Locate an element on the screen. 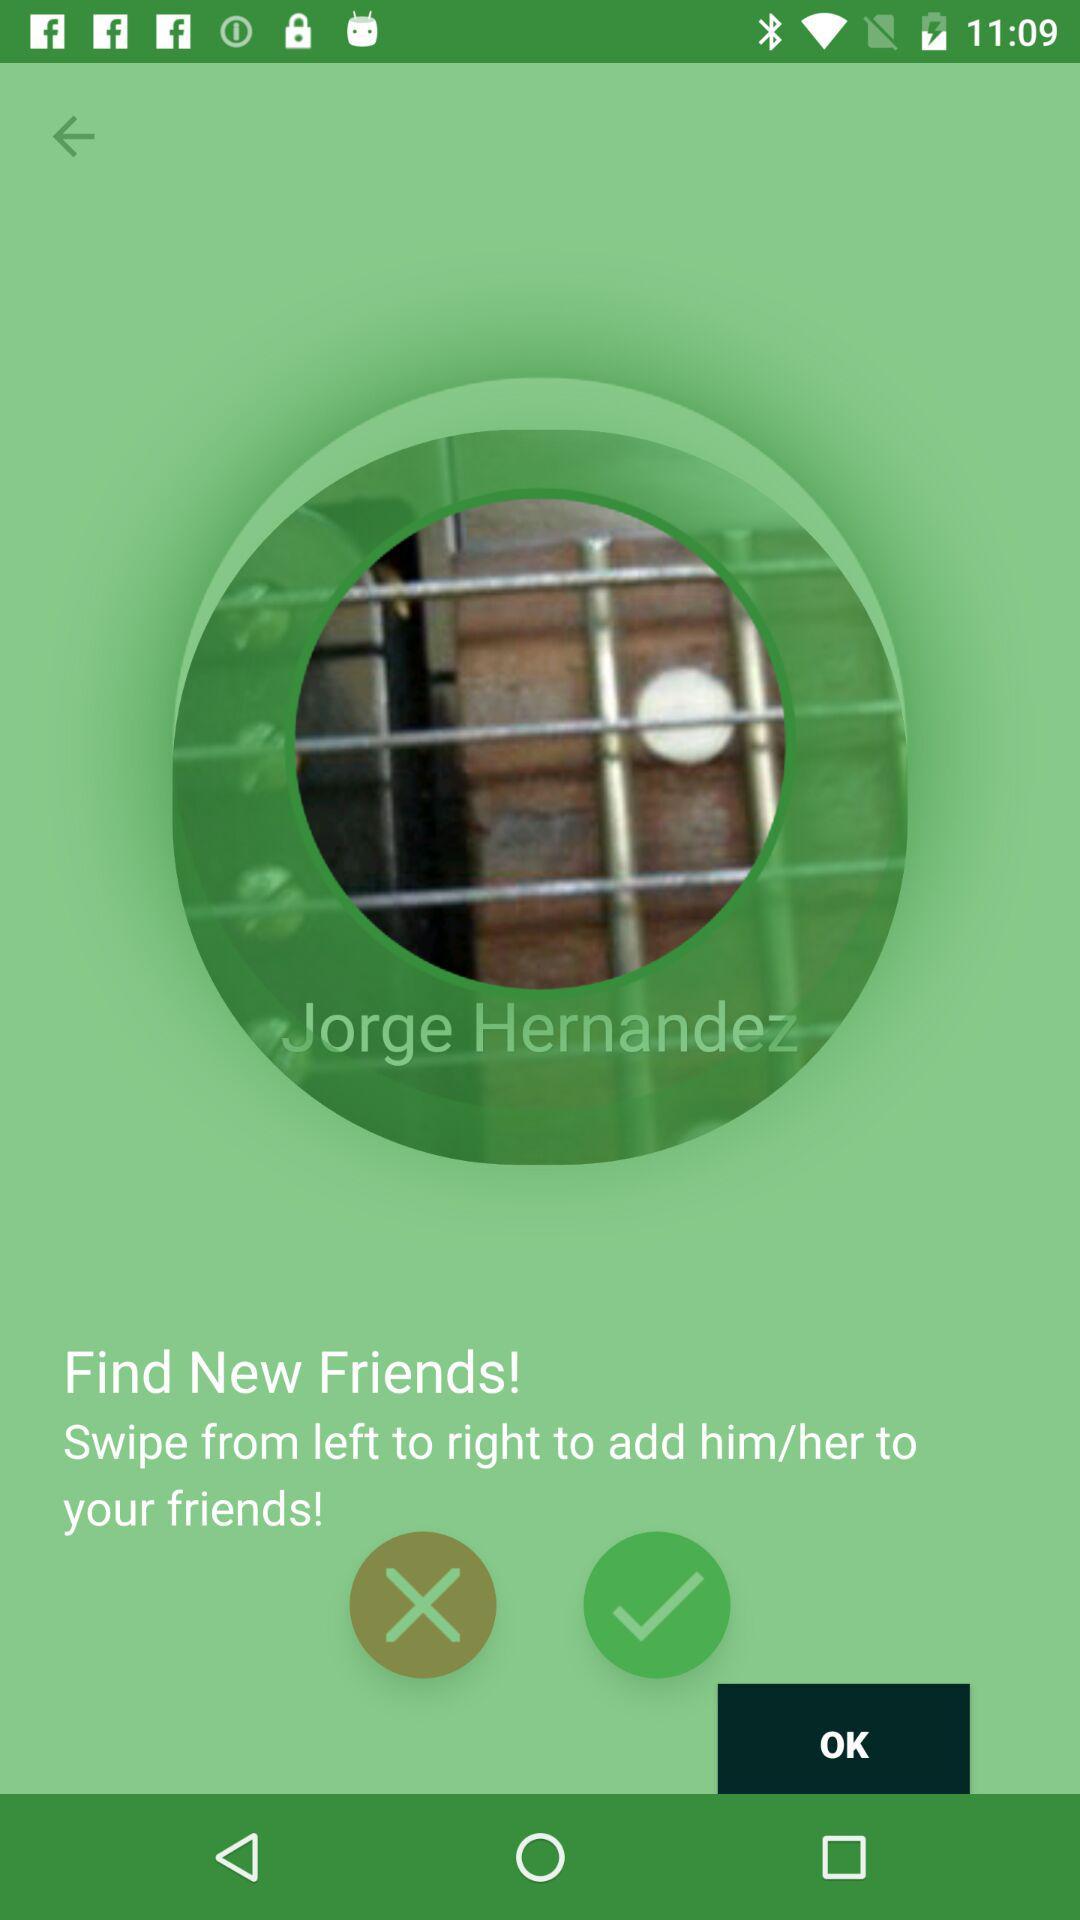 This screenshot has width=1080, height=1920. go back is located at coordinates (72, 135).